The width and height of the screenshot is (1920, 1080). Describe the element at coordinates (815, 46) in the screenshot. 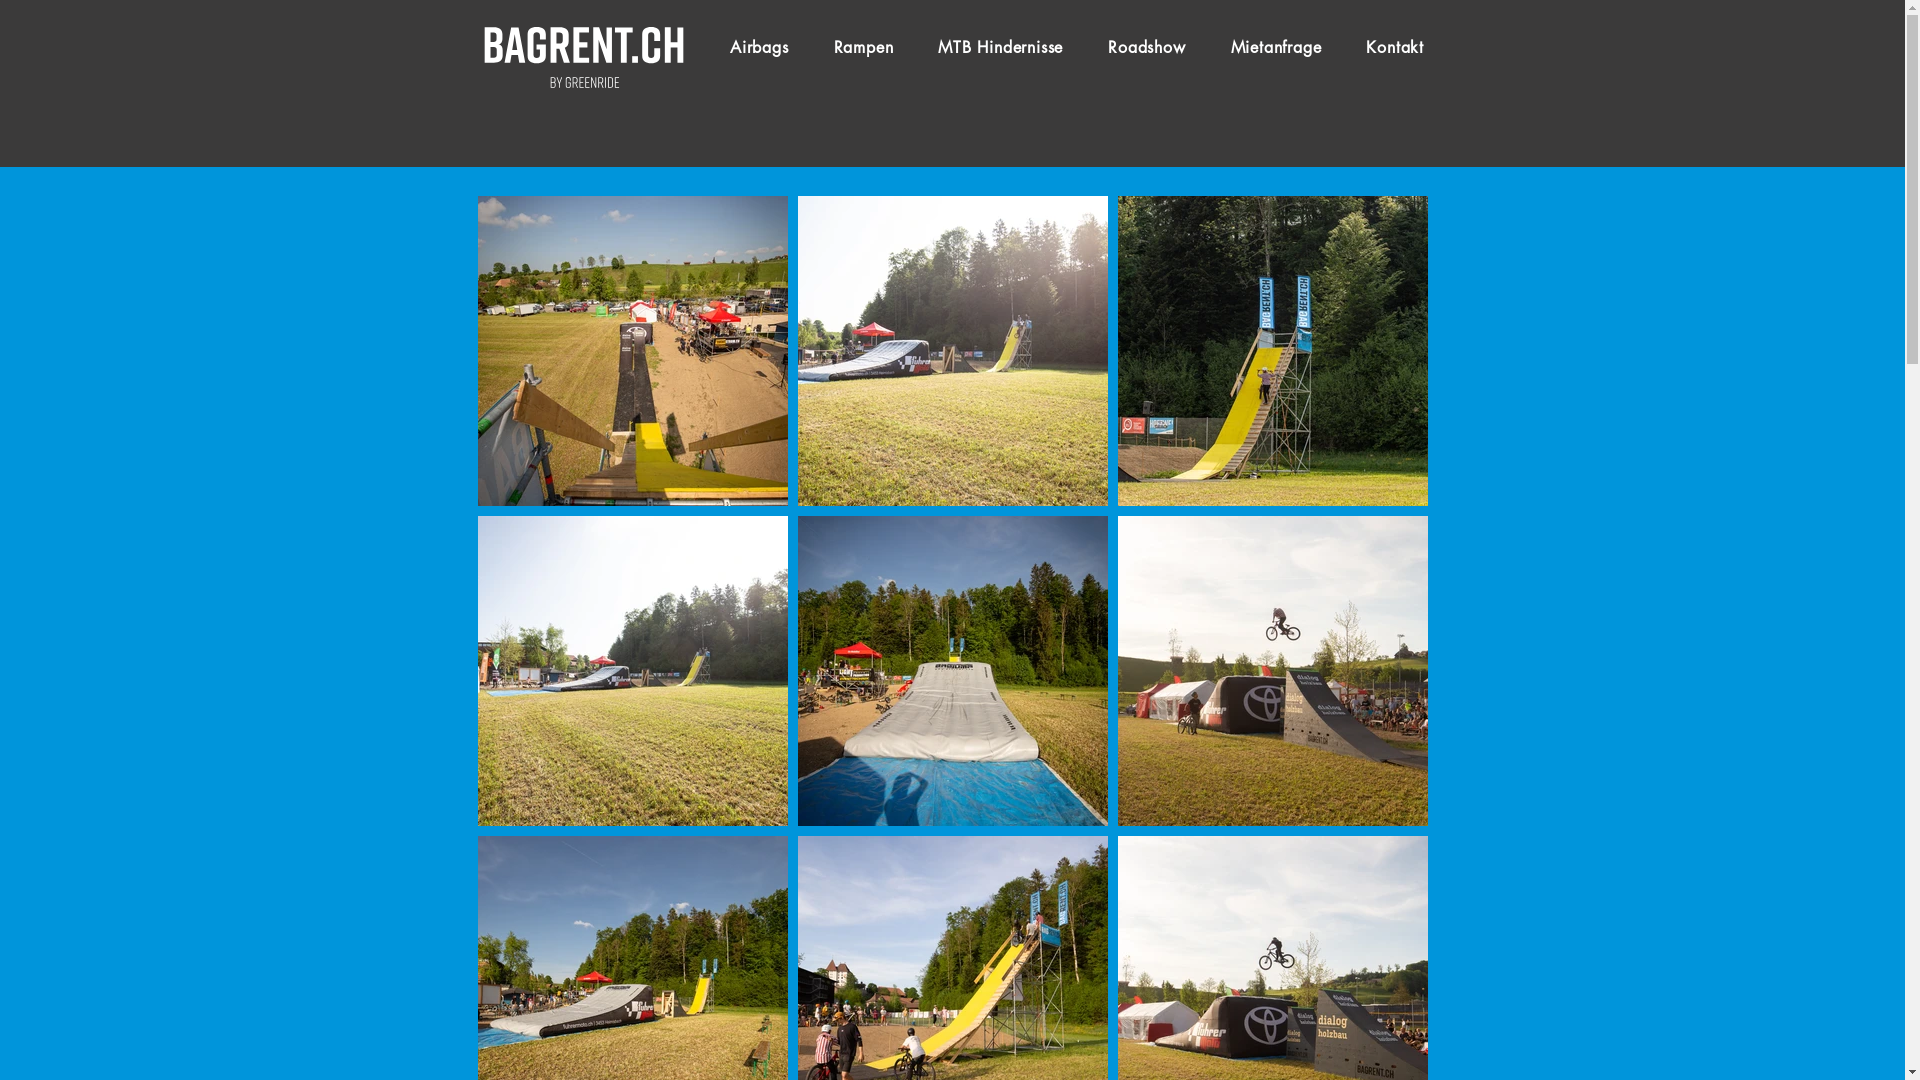

I see `'Rampen'` at that location.